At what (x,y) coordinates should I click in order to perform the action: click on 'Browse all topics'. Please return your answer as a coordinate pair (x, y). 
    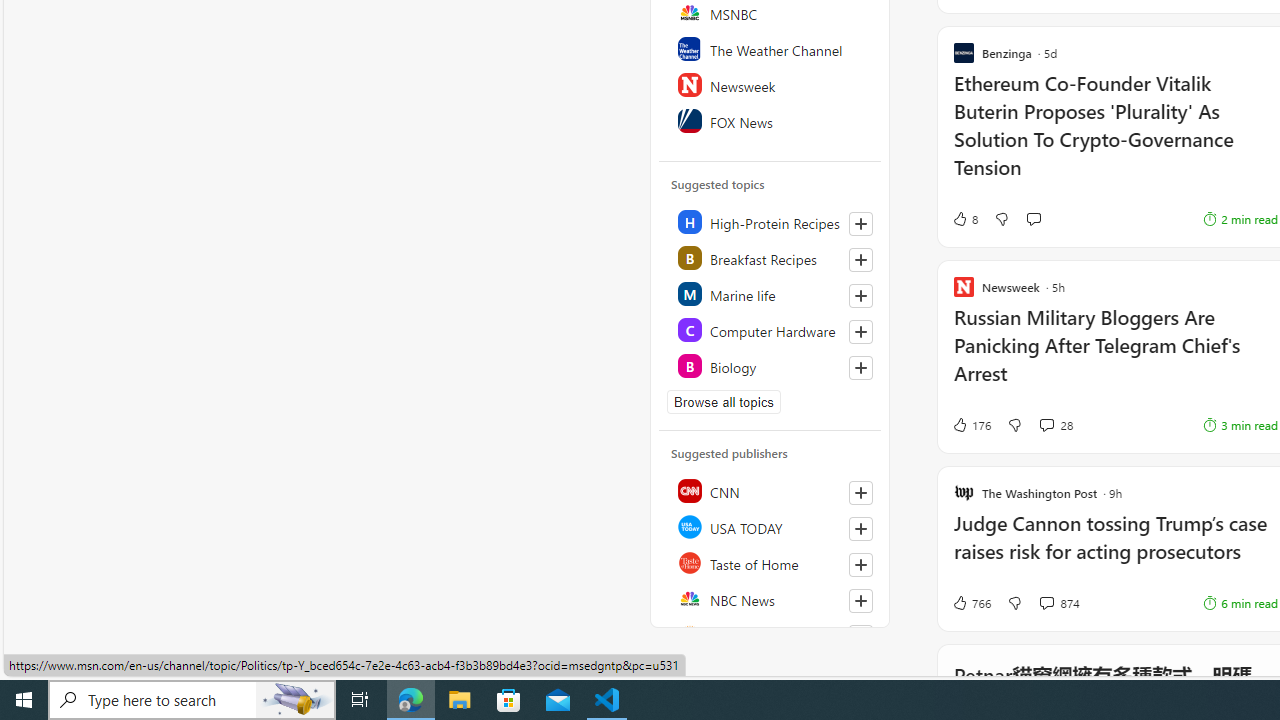
    Looking at the image, I should click on (723, 402).